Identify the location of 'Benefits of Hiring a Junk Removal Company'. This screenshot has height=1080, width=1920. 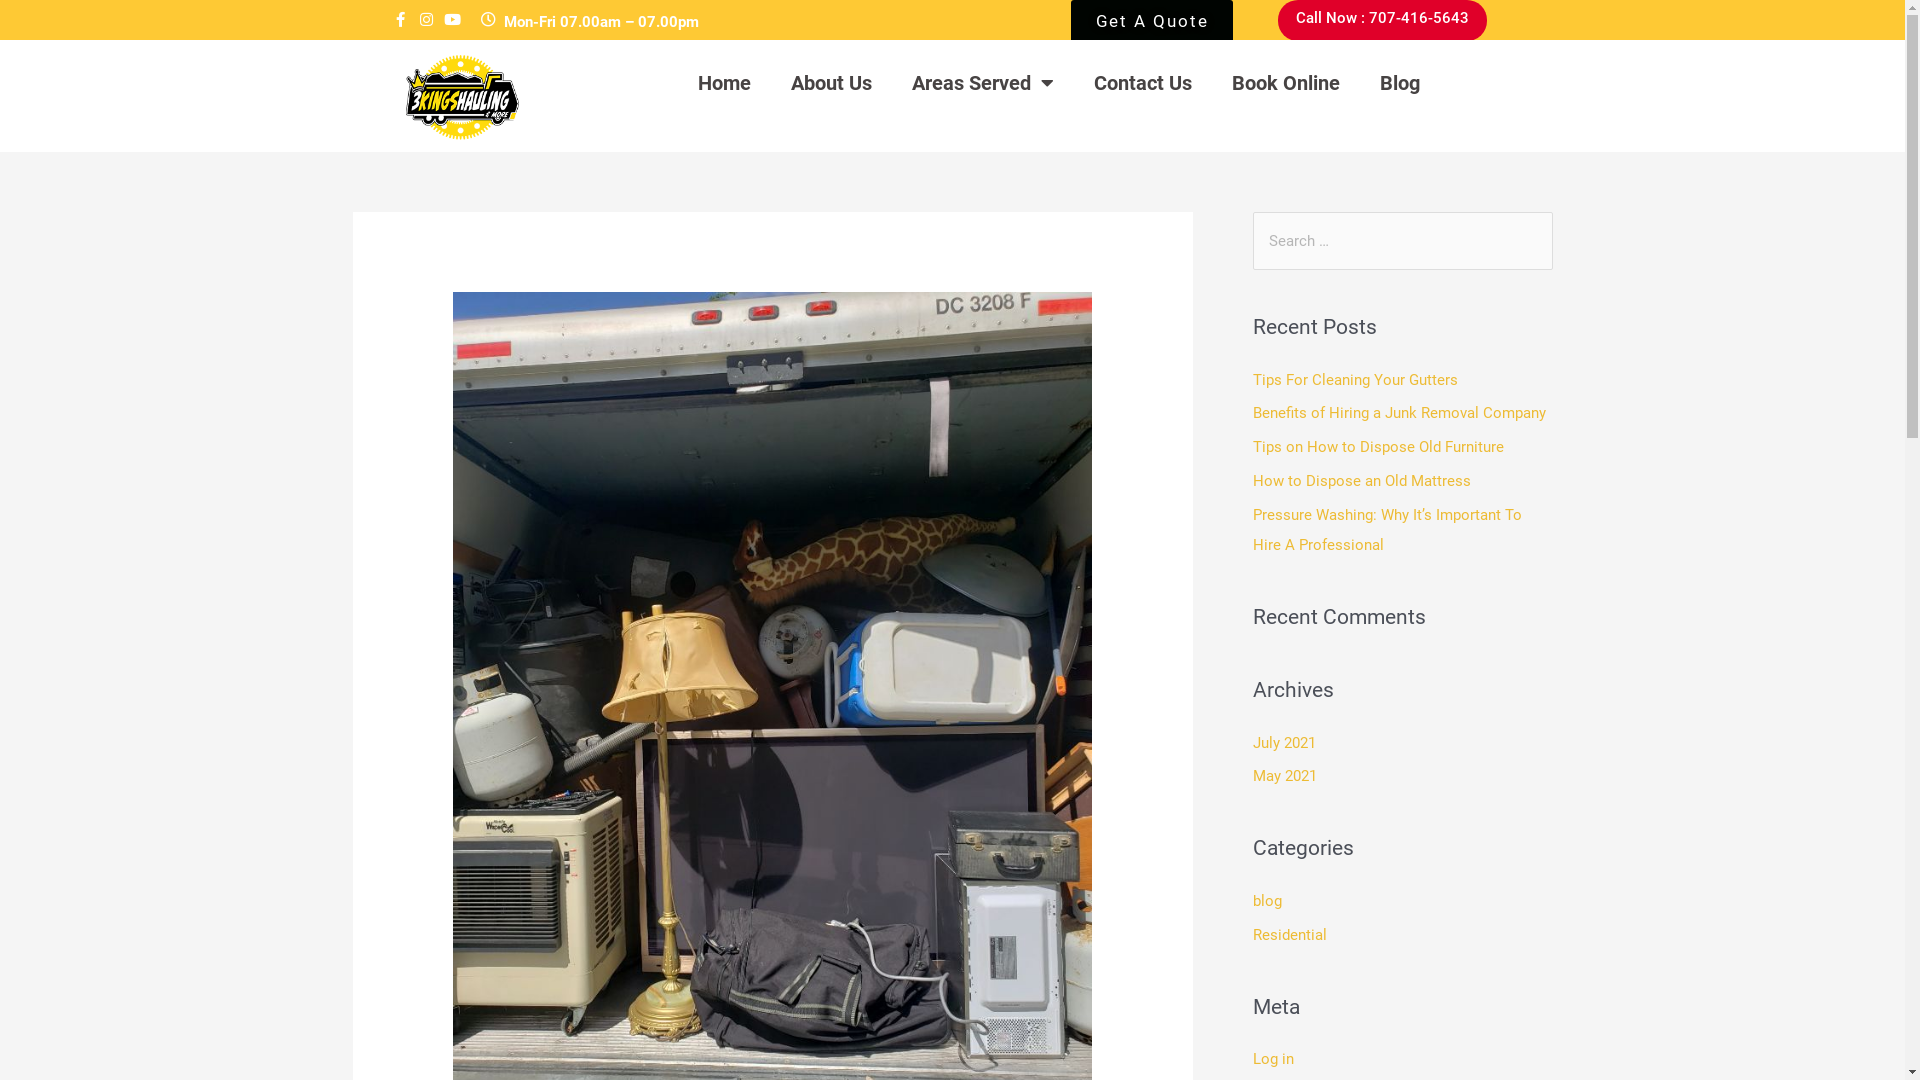
(1397, 411).